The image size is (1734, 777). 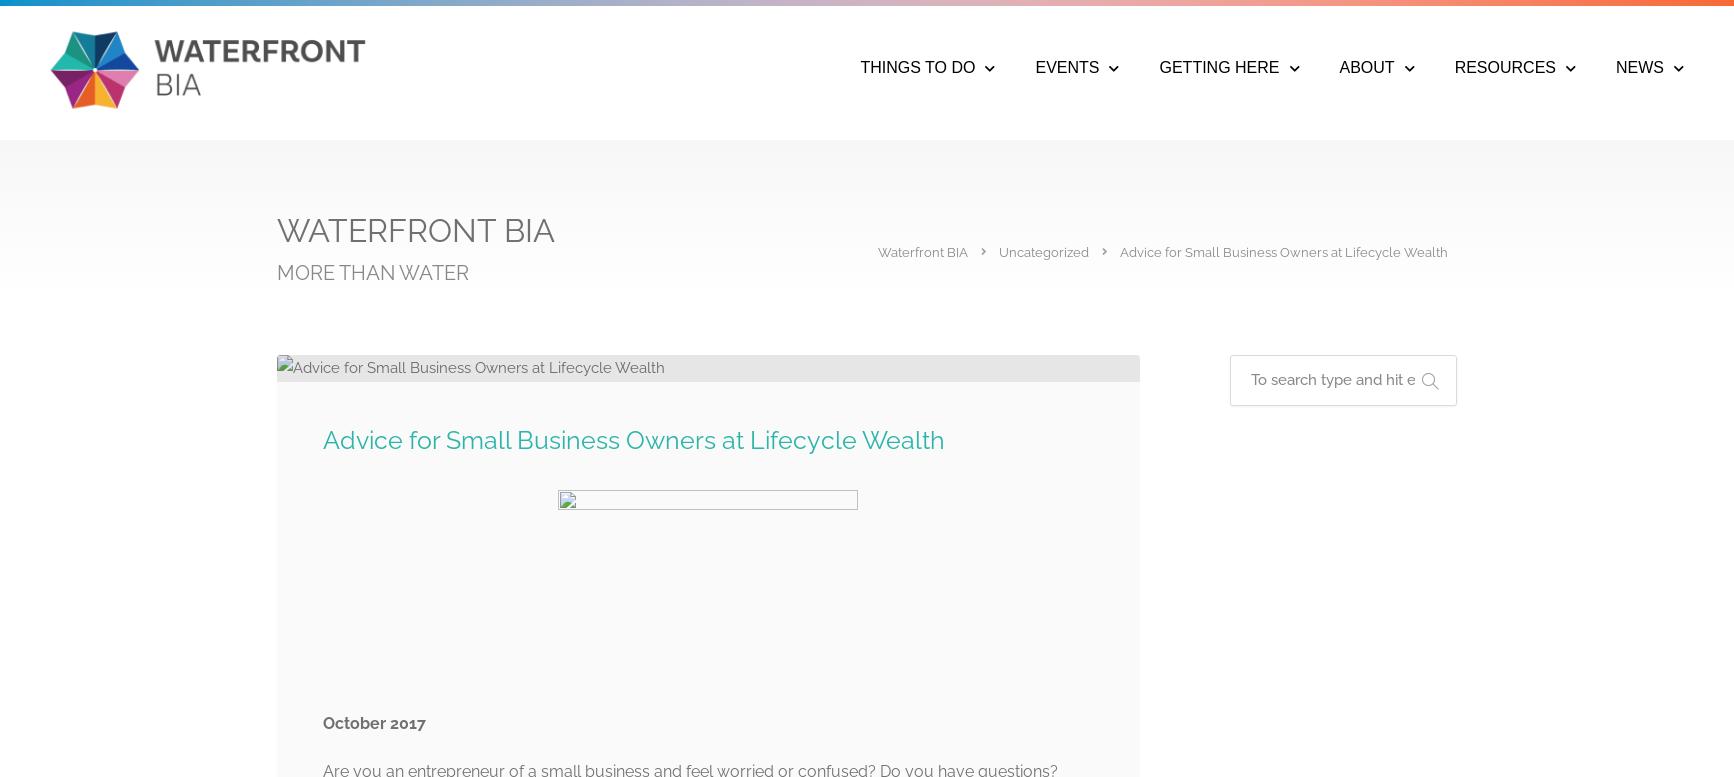 What do you see at coordinates (1044, 252) in the screenshot?
I see `'Uncategorized'` at bounding box center [1044, 252].